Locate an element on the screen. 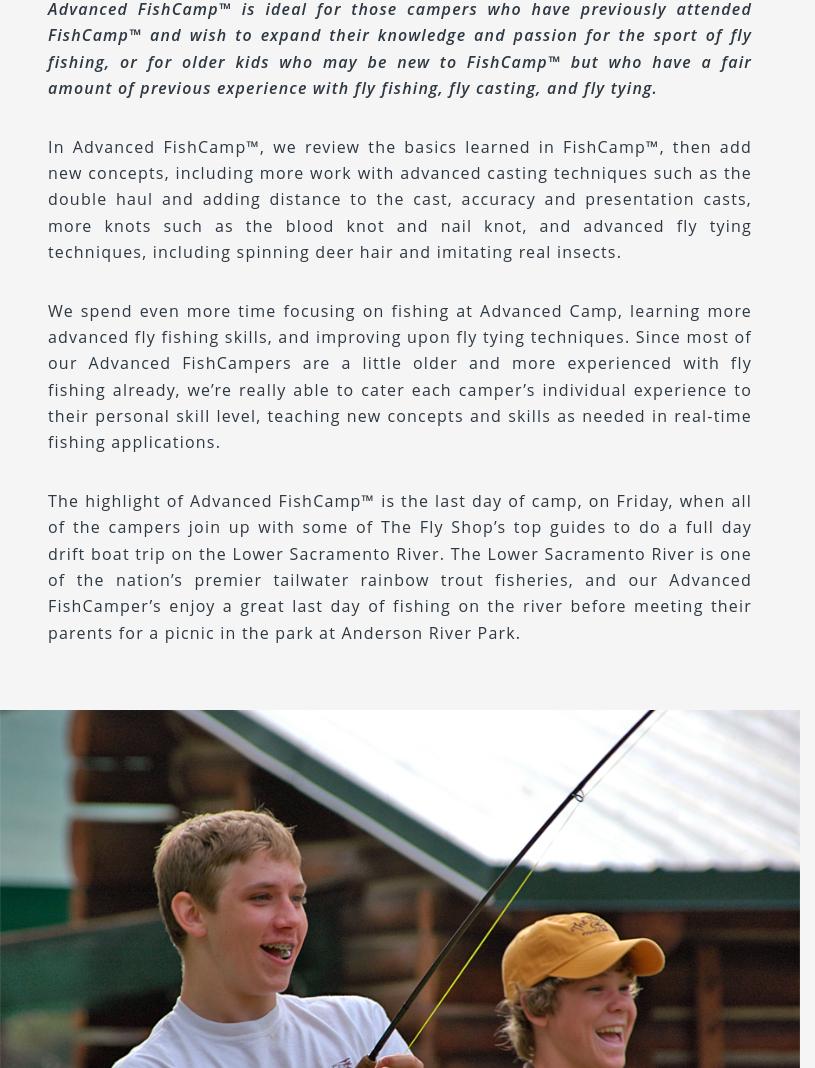 Image resolution: width=815 pixels, height=1068 pixels. '. The' is located at coordinates (463, 552).